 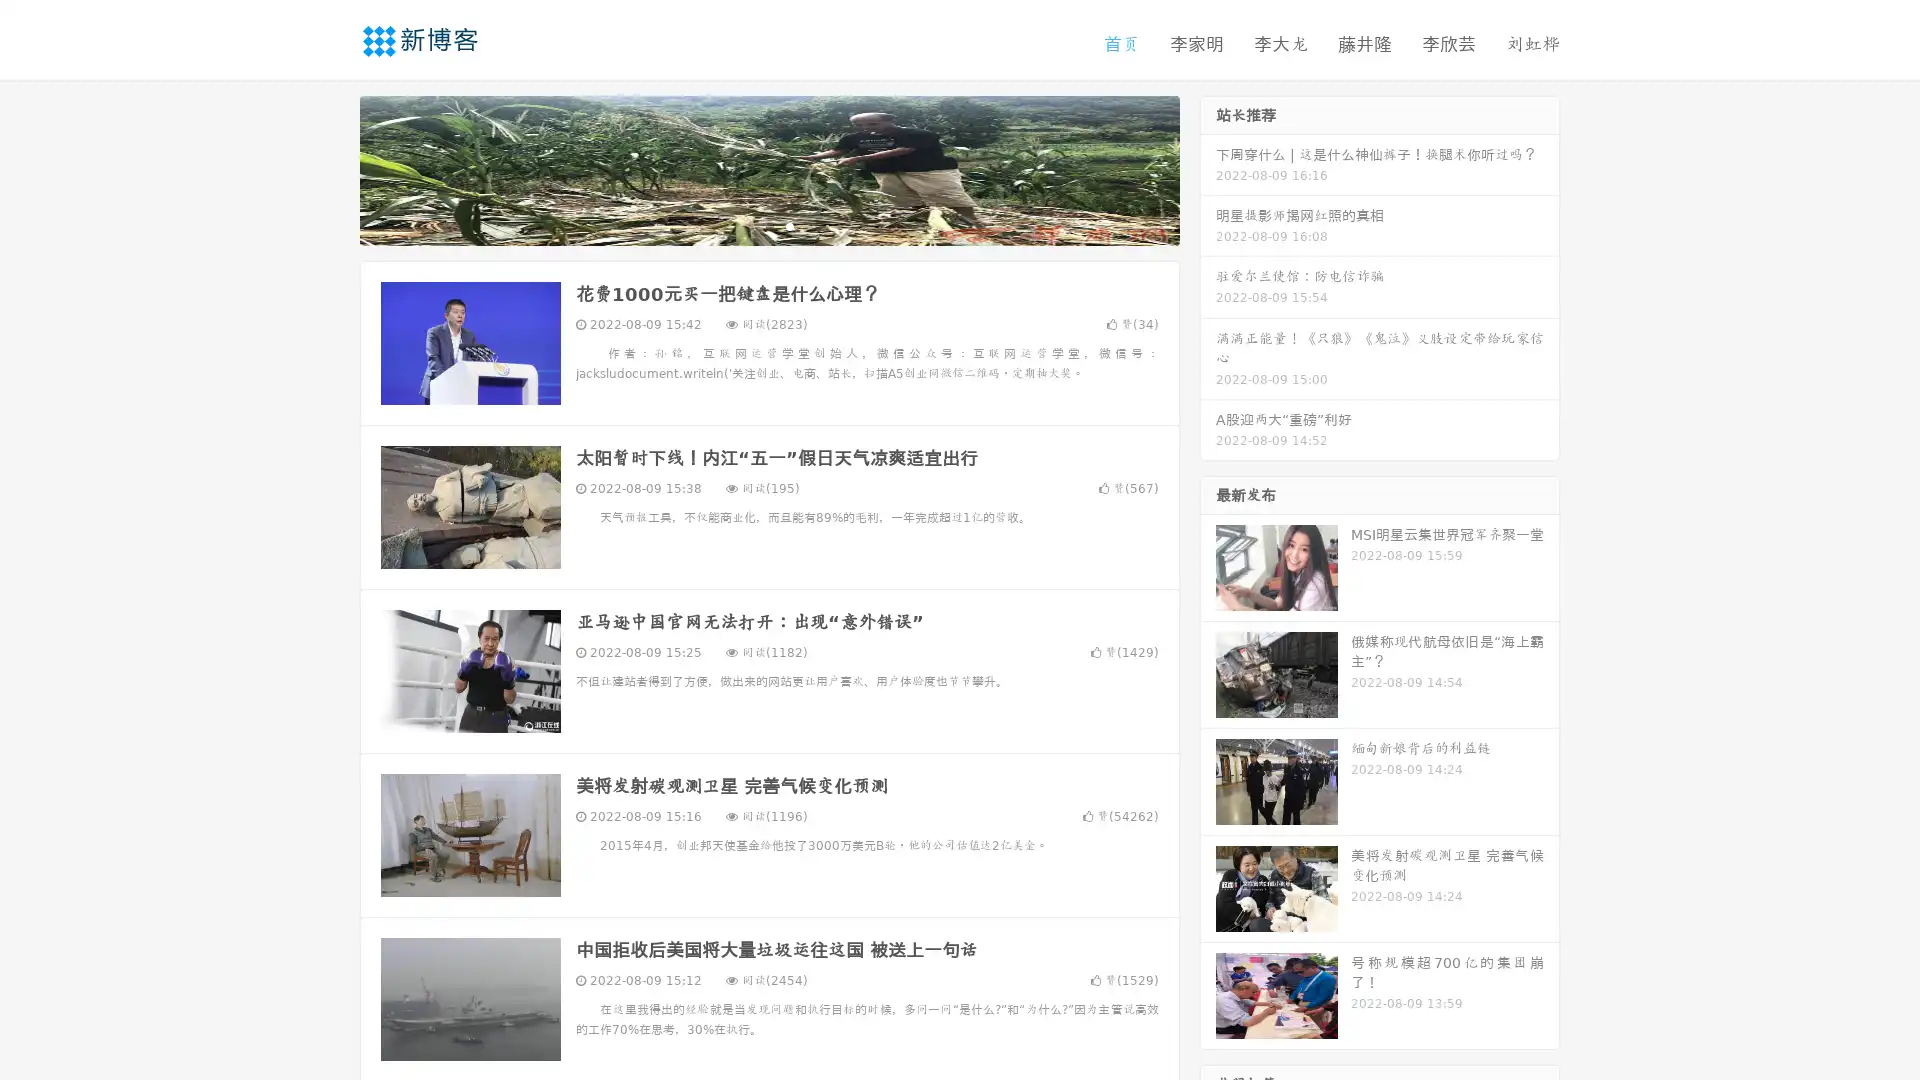 What do you see at coordinates (330, 168) in the screenshot?
I see `Previous slide` at bounding box center [330, 168].